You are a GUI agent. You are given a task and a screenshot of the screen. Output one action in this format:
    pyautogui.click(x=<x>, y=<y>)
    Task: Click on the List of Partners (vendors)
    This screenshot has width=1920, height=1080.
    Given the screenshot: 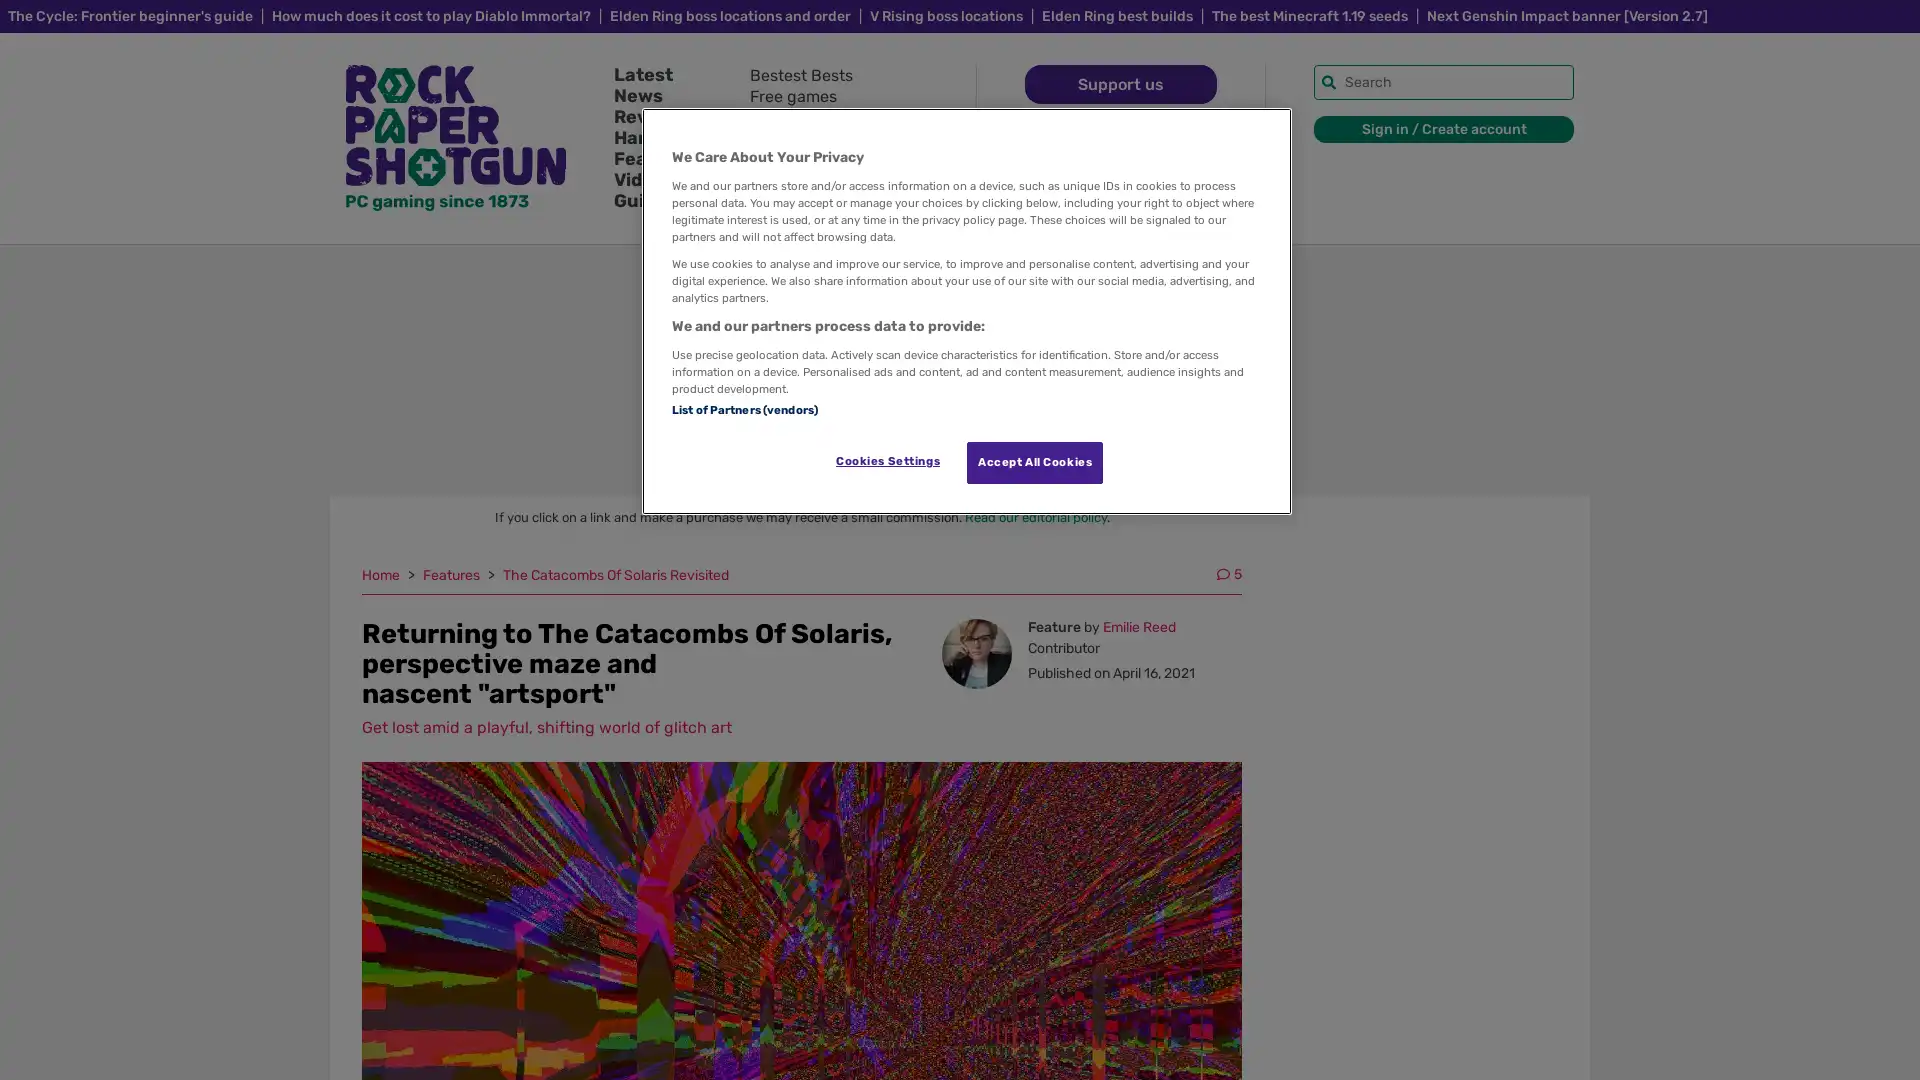 What is the action you would take?
    pyautogui.click(x=743, y=407)
    